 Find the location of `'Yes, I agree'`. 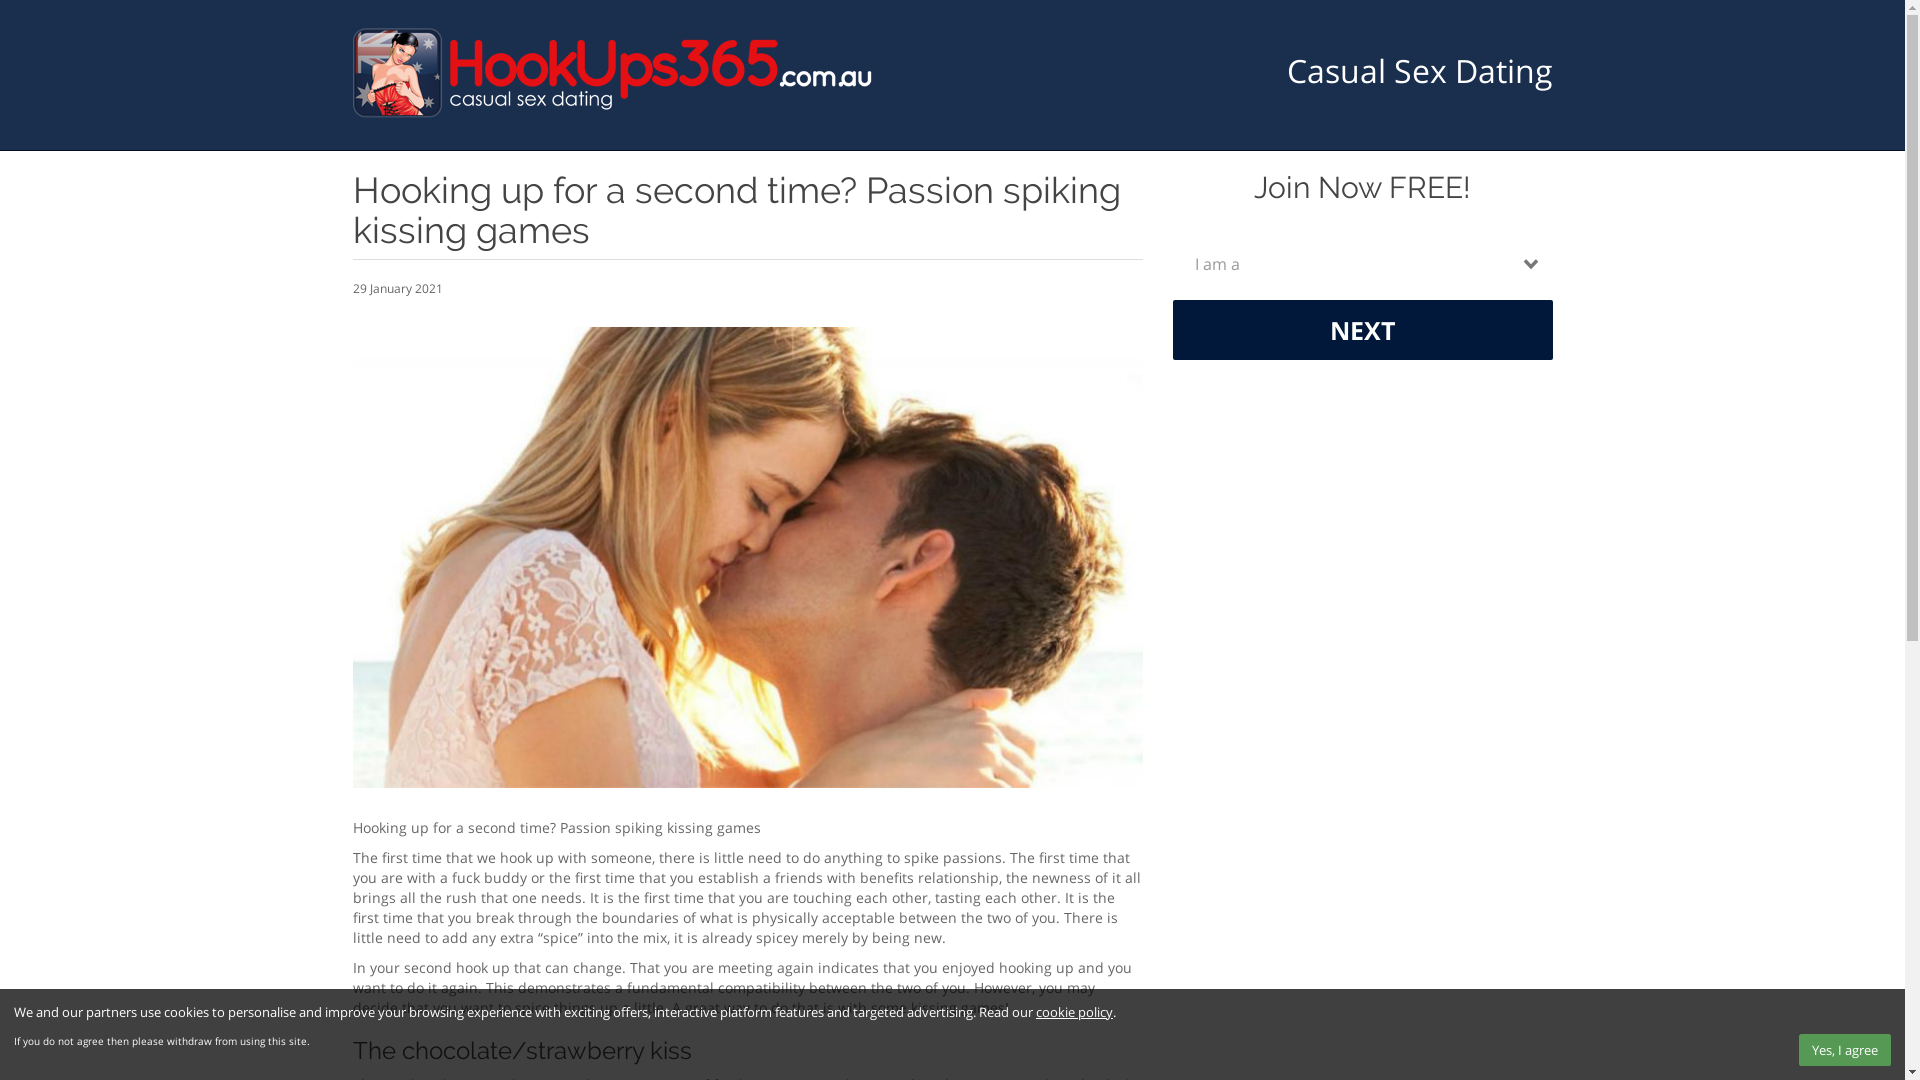

'Yes, I agree' is located at coordinates (1843, 1048).